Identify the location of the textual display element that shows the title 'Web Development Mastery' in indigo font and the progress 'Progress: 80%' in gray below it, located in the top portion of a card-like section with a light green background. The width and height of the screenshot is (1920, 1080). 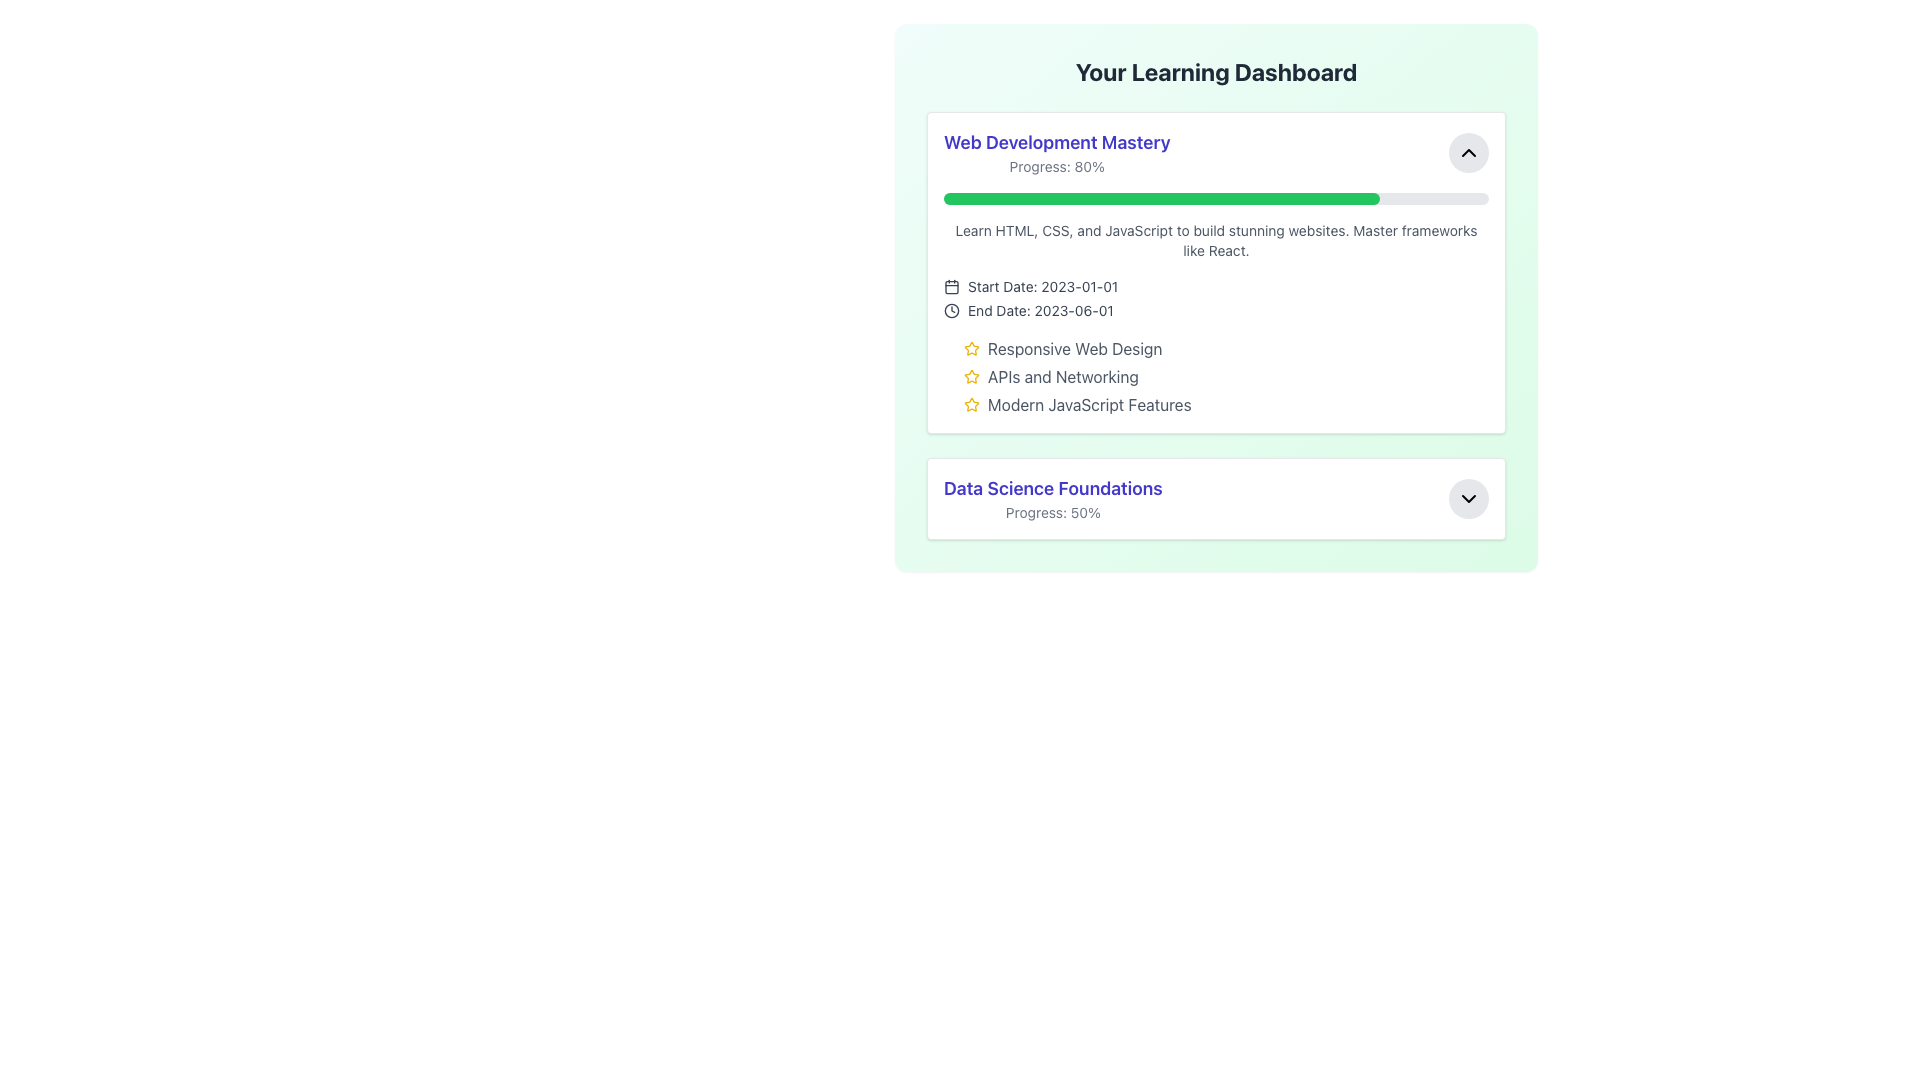
(1056, 152).